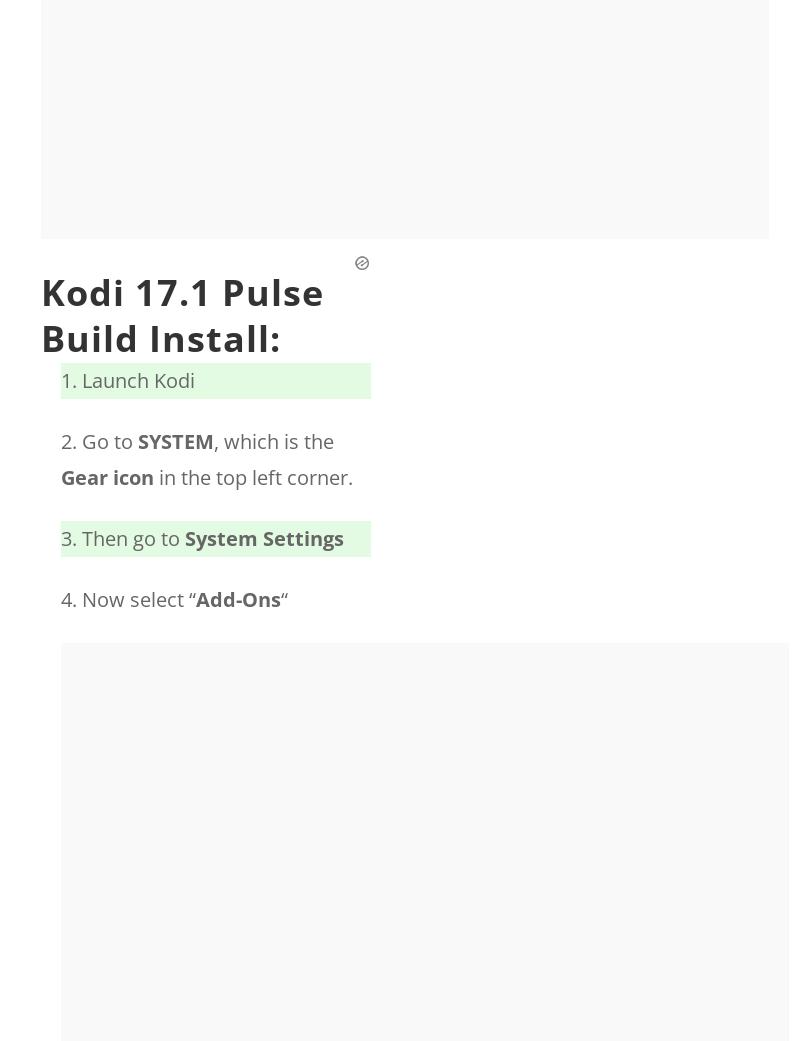 Image resolution: width=809 pixels, height=1041 pixels. I want to click on ', which is the', so click(274, 440).